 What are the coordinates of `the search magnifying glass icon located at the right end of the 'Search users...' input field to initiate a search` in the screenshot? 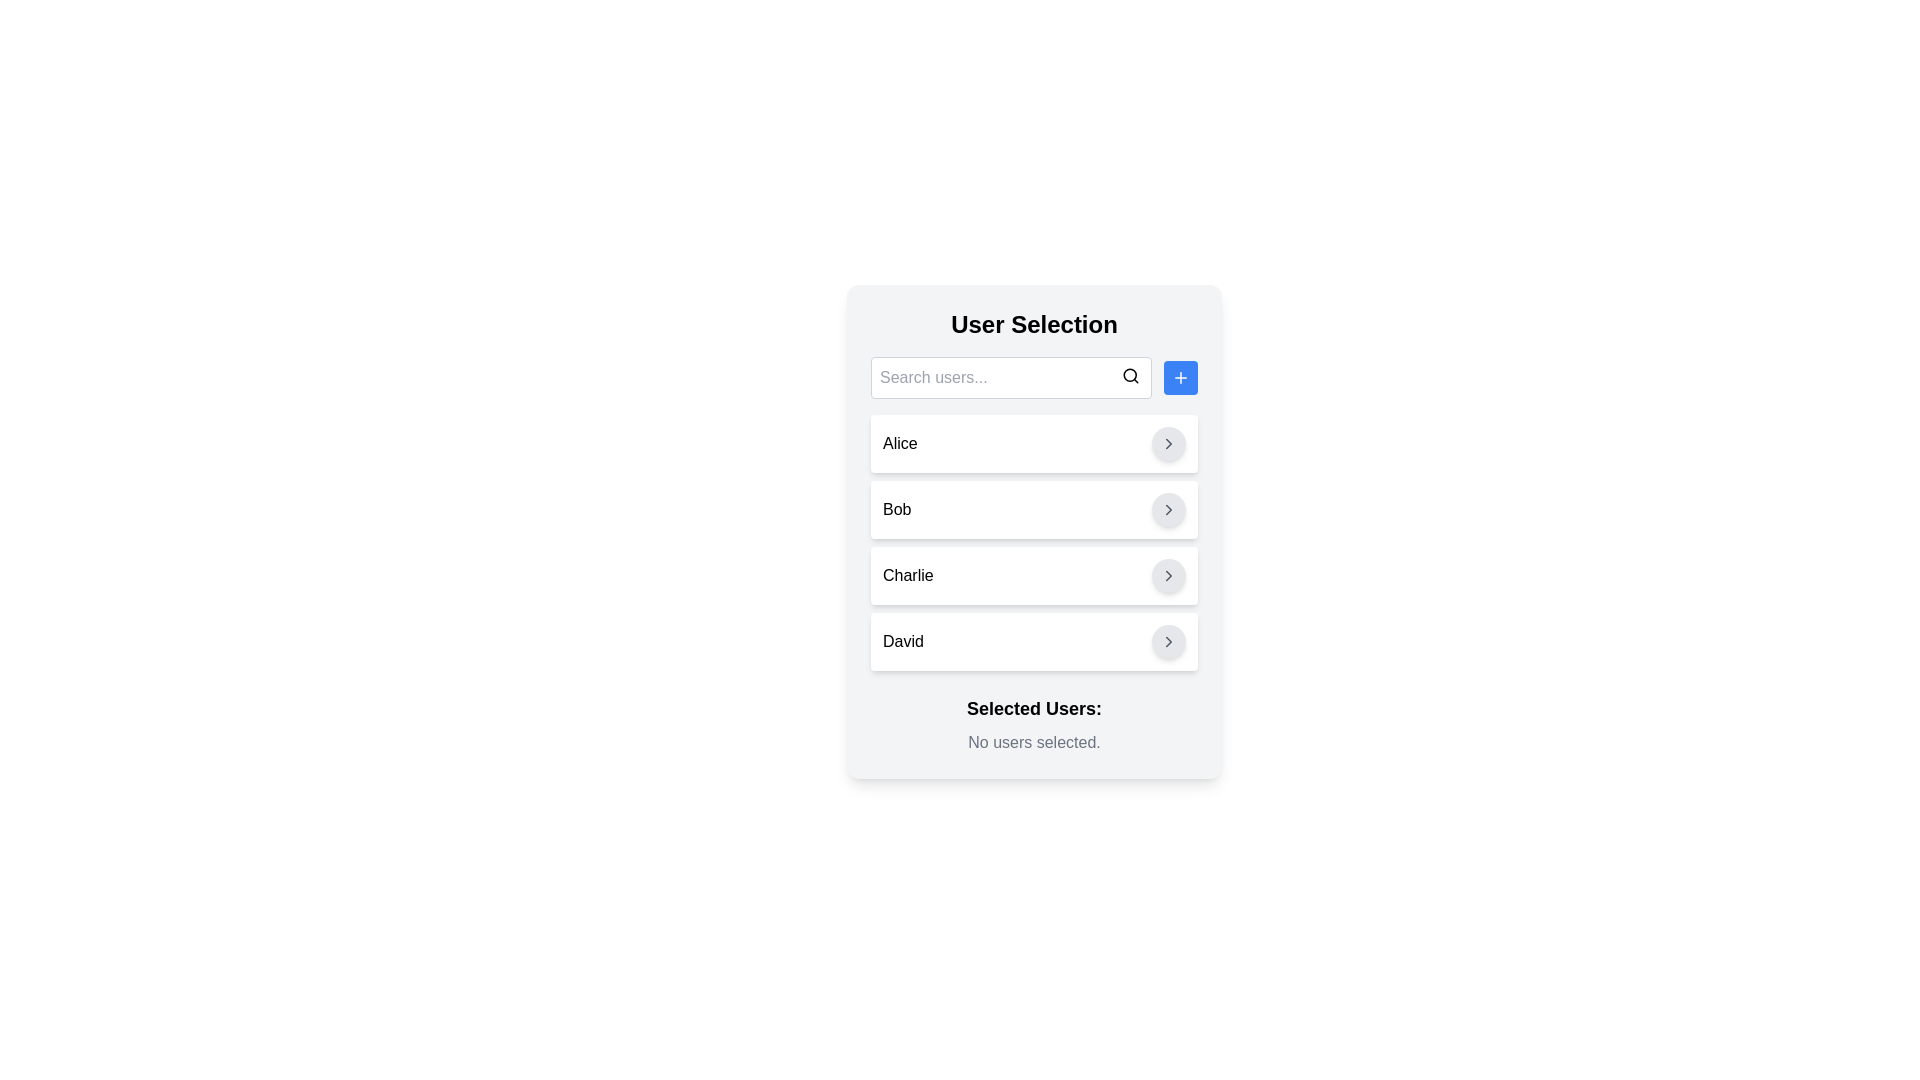 It's located at (1131, 375).